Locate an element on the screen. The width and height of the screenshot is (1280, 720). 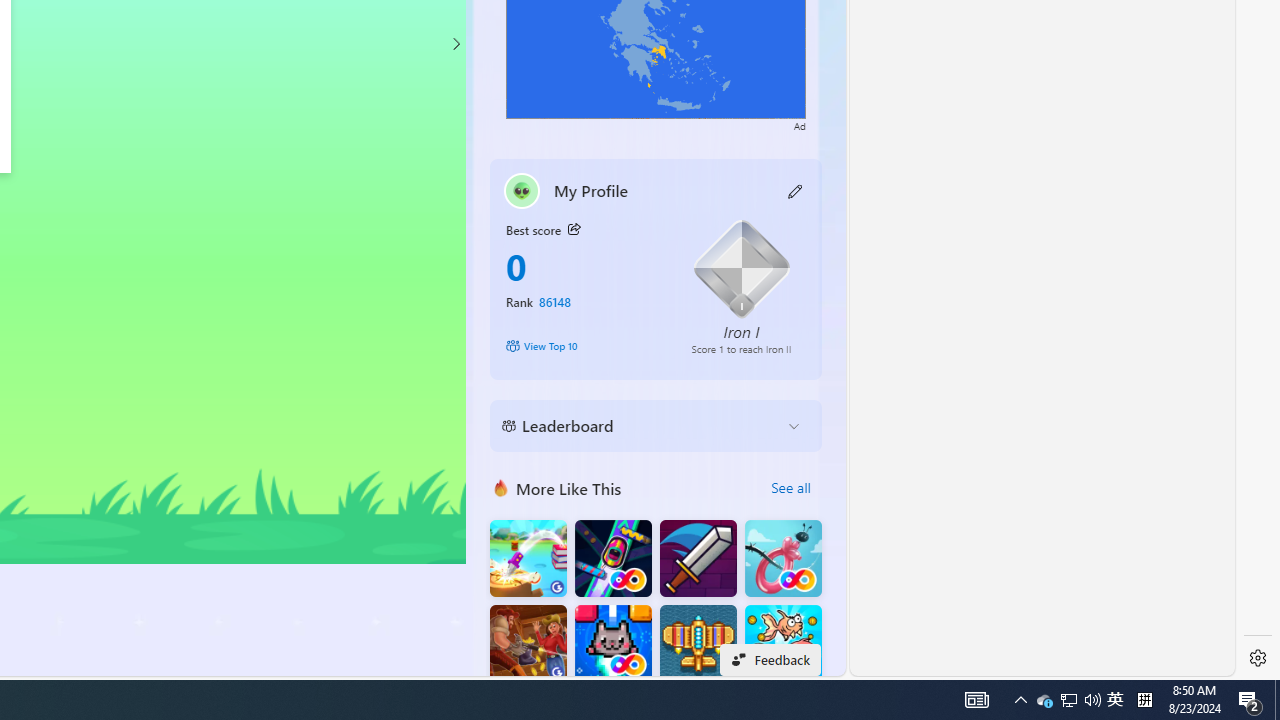
'Bumper Car FRVR' is located at coordinates (612, 558).